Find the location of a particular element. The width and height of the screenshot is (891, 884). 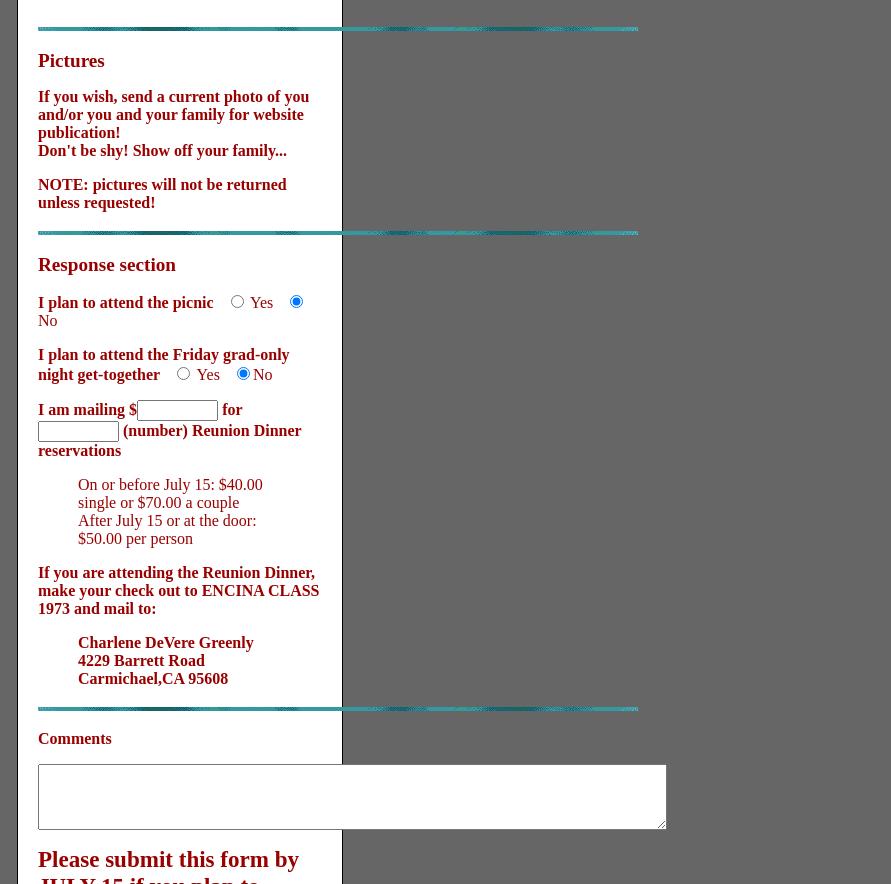

'If you are attending the Reunion Dinner, make your check out to ENCINA CLASS
  1973 and mail to:' is located at coordinates (177, 590).